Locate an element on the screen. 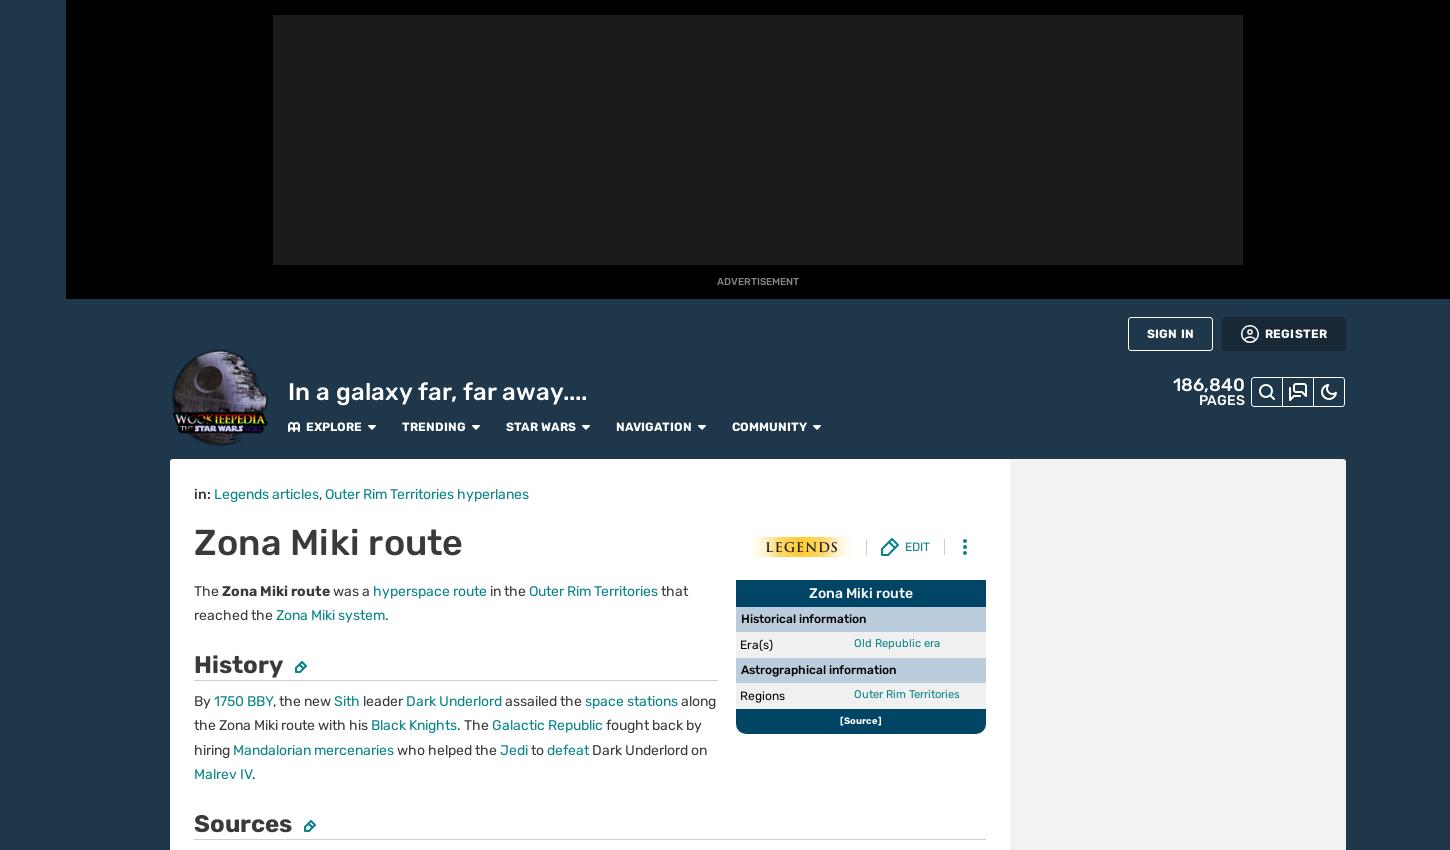 The width and height of the screenshot is (1450, 850). 'Wikis' is located at coordinates (33, 643).